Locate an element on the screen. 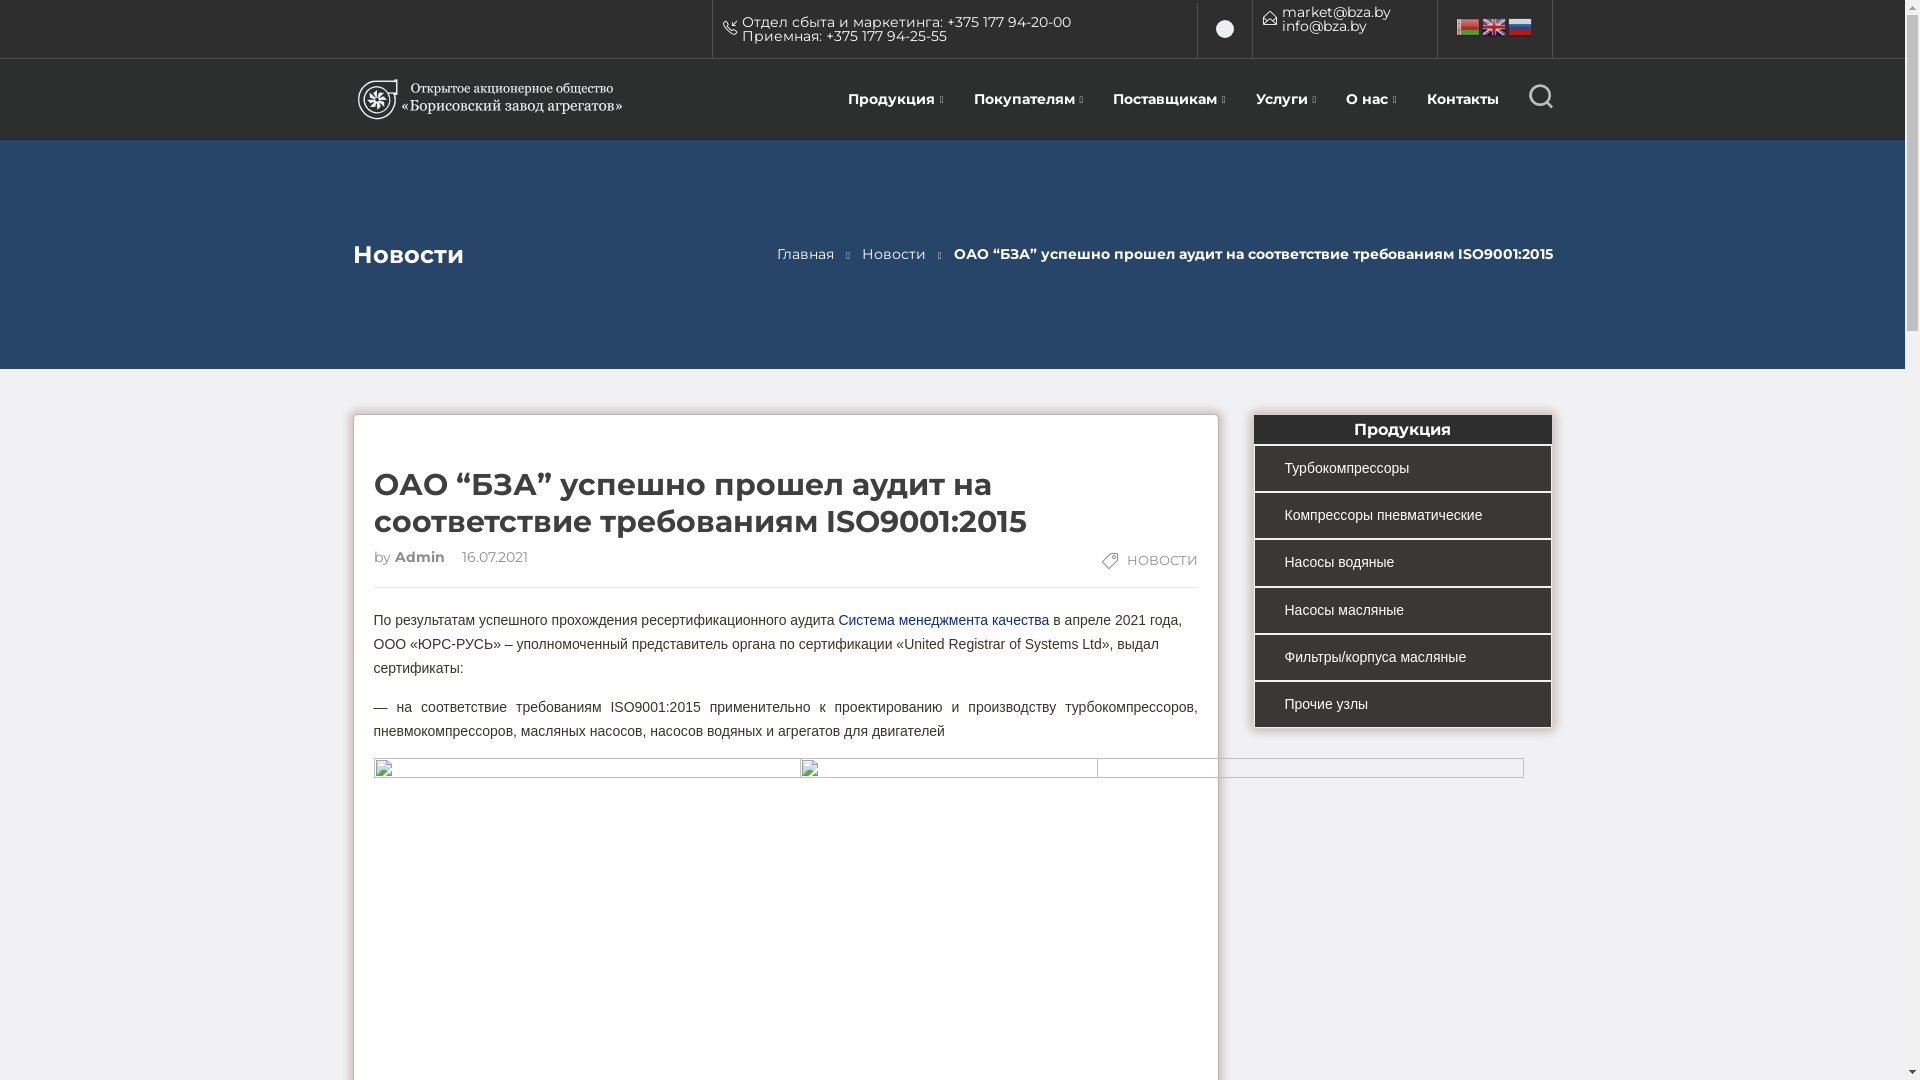  'English' is located at coordinates (1494, 26).